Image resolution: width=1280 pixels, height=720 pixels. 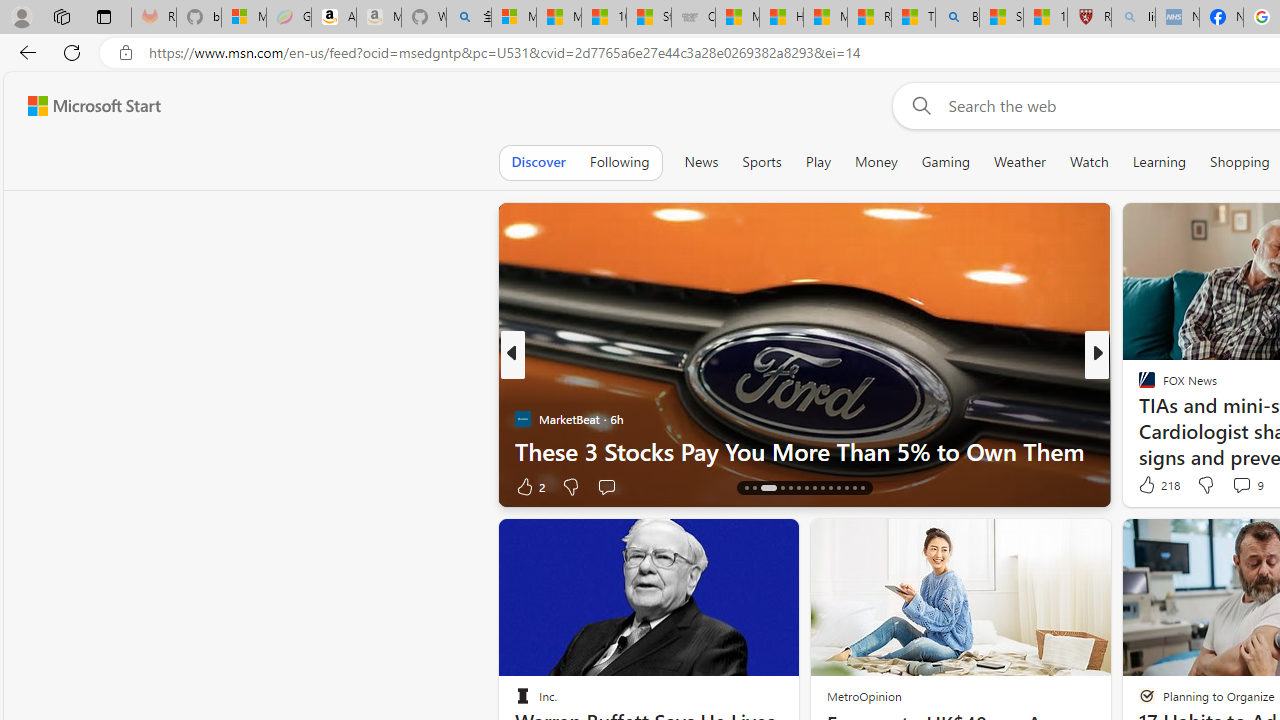 I want to click on 'Play', so click(x=817, y=161).